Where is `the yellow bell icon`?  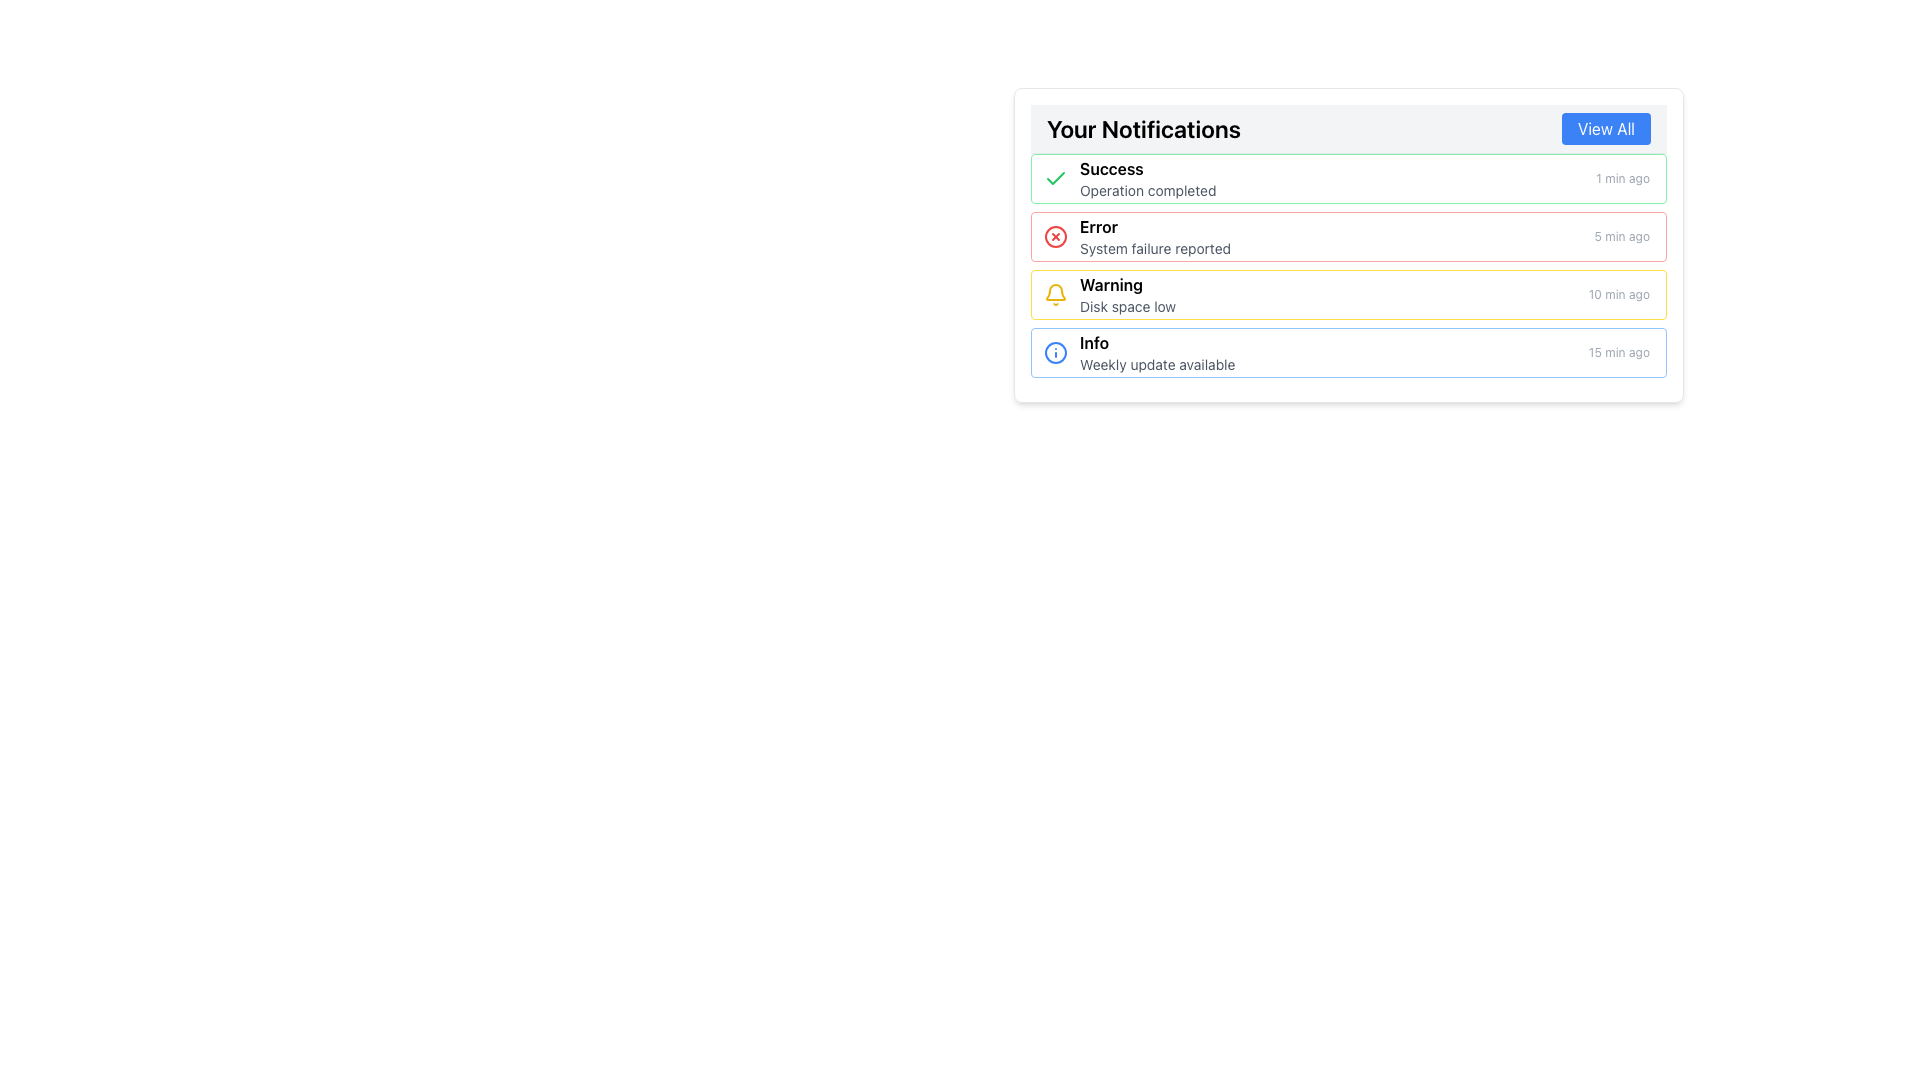 the yellow bell icon is located at coordinates (1055, 294).